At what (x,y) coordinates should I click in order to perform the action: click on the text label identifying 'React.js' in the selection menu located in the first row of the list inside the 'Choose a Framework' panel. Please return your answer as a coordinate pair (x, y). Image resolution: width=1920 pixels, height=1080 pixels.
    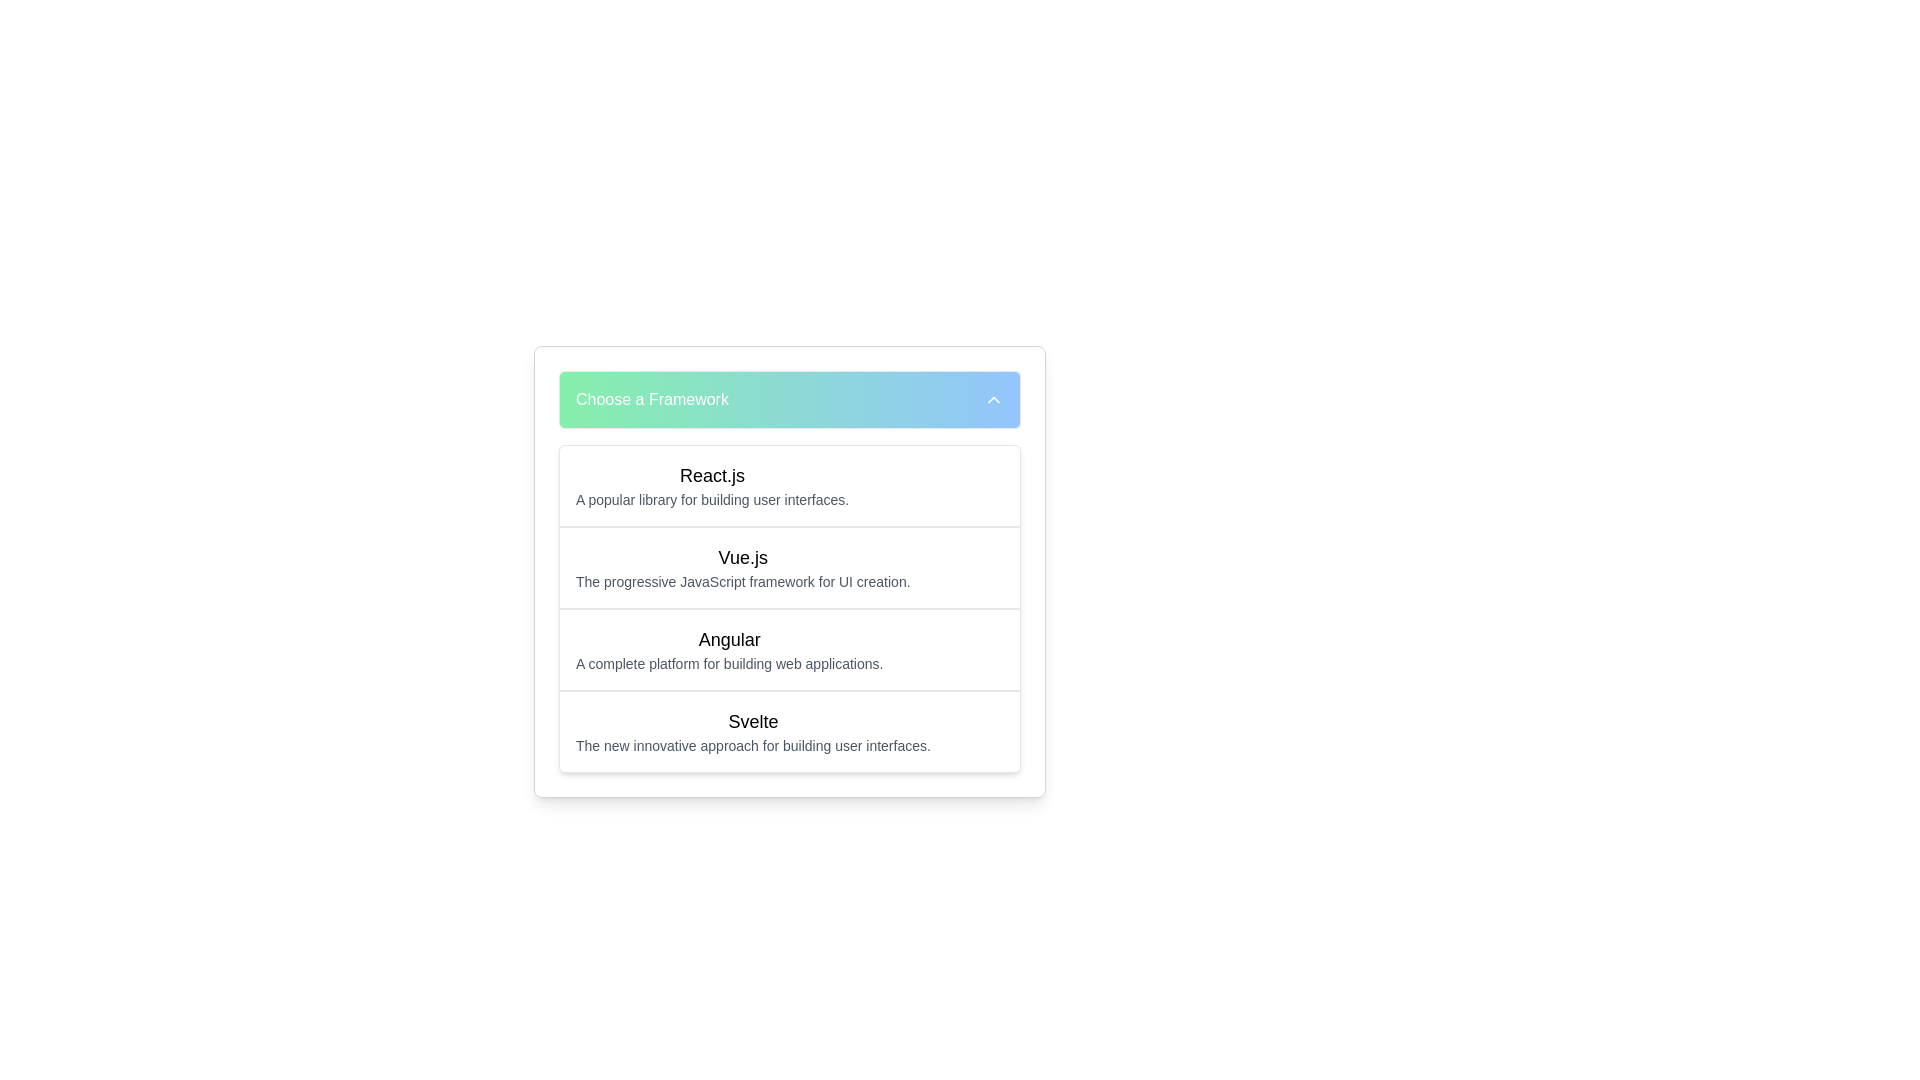
    Looking at the image, I should click on (712, 475).